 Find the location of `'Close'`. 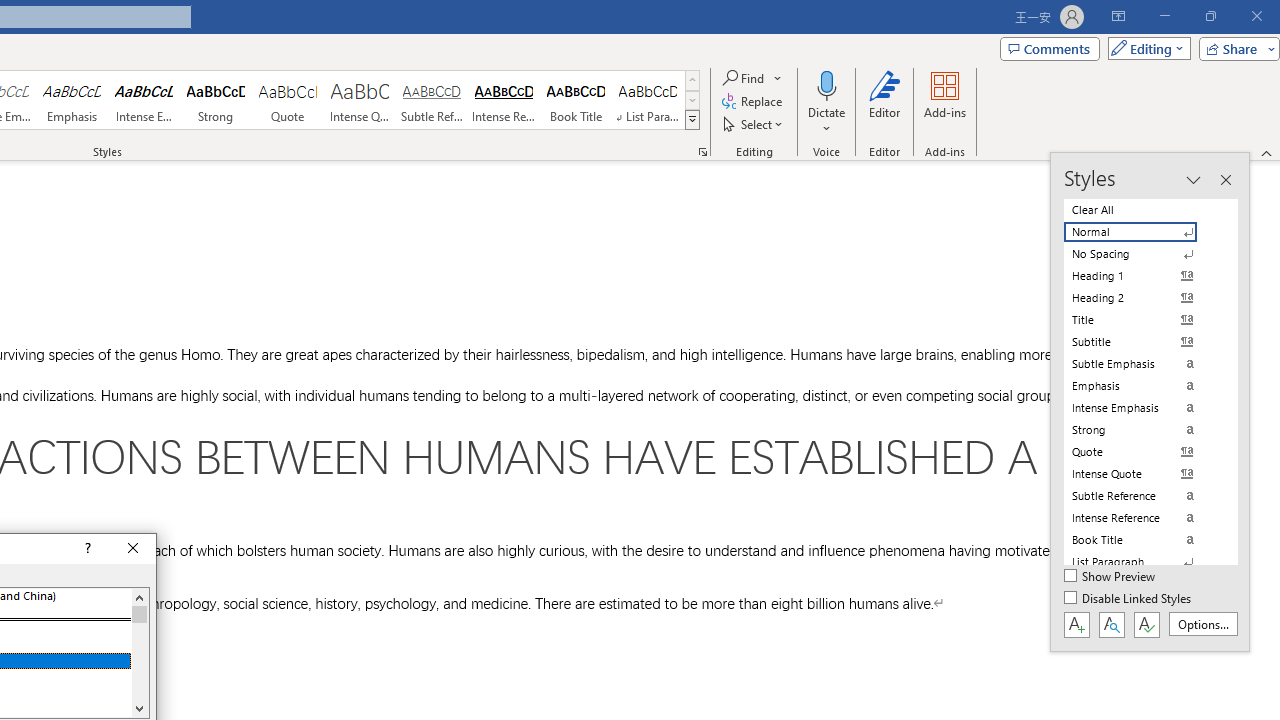

'Close' is located at coordinates (132, 549).